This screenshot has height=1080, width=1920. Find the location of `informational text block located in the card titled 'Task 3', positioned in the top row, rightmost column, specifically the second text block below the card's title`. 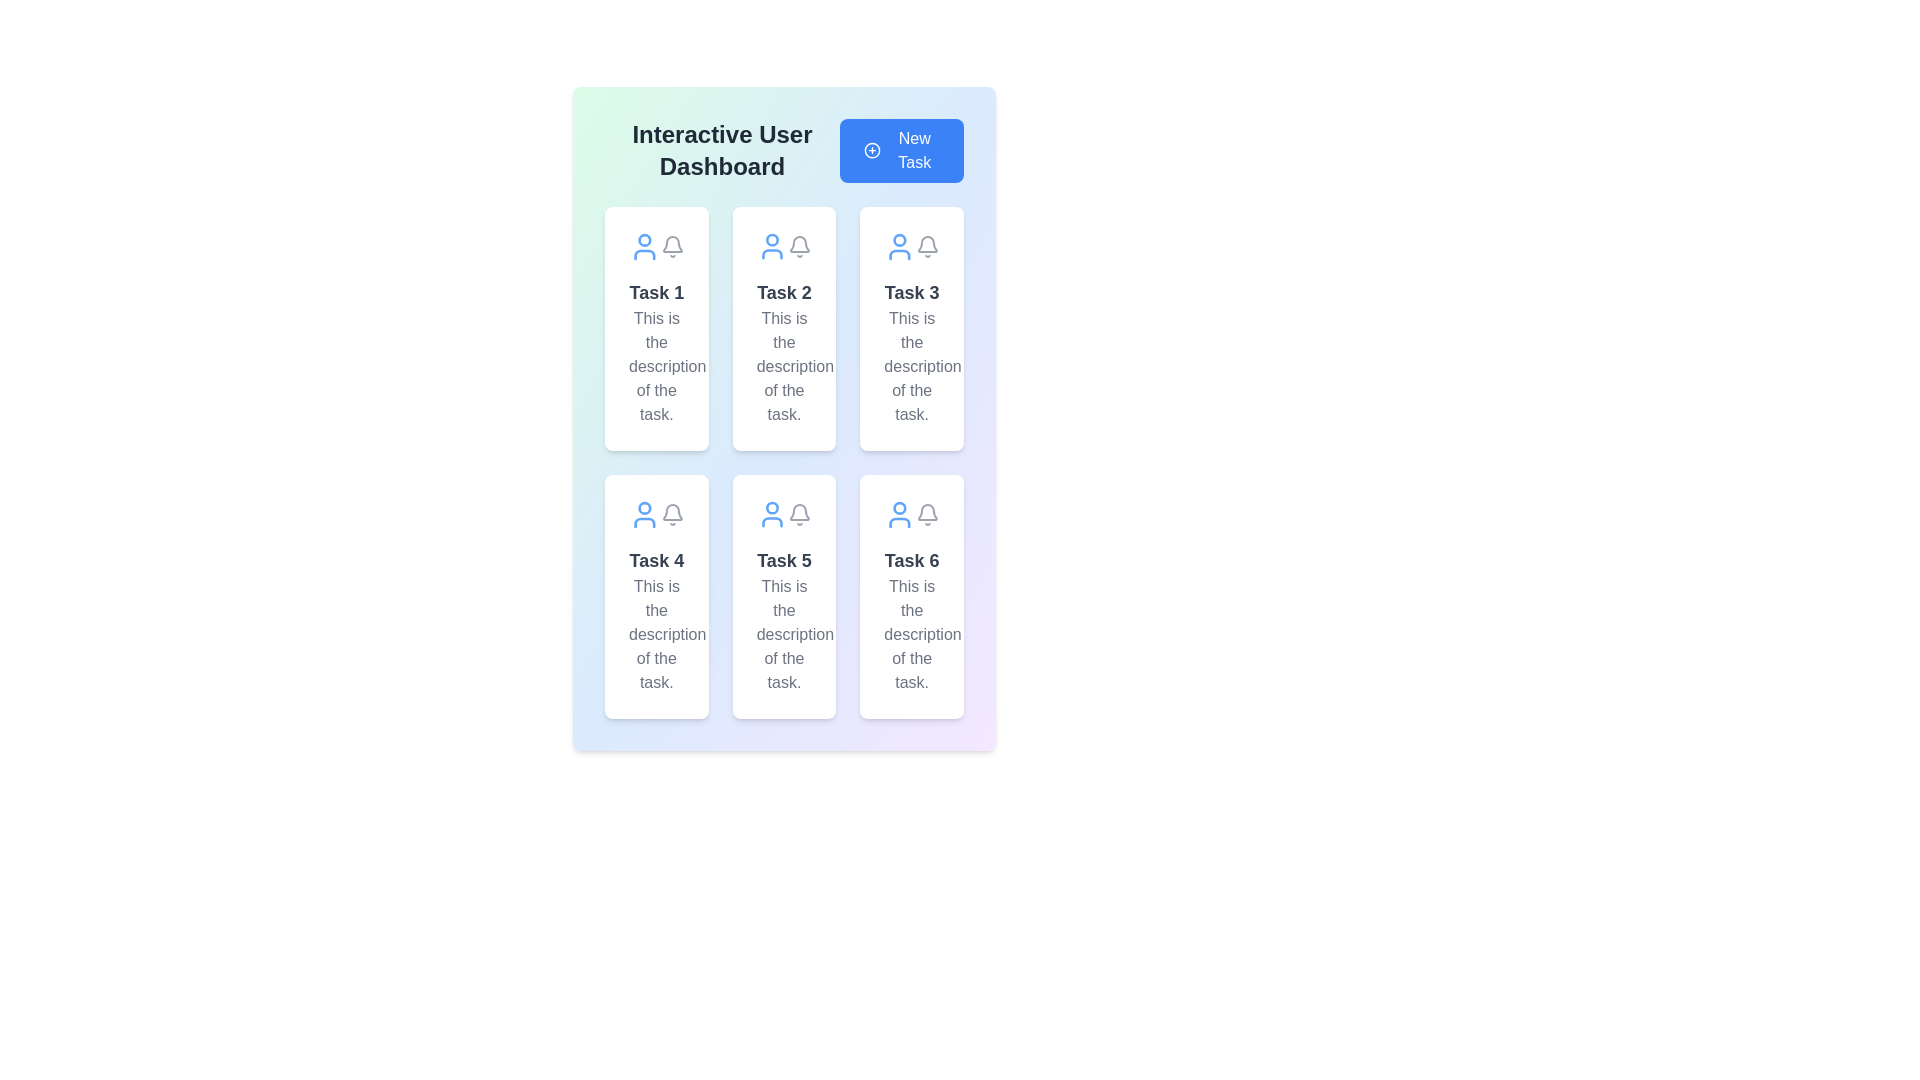

informational text block located in the card titled 'Task 3', positioned in the top row, rightmost column, specifically the second text block below the card's title is located at coordinates (911, 366).